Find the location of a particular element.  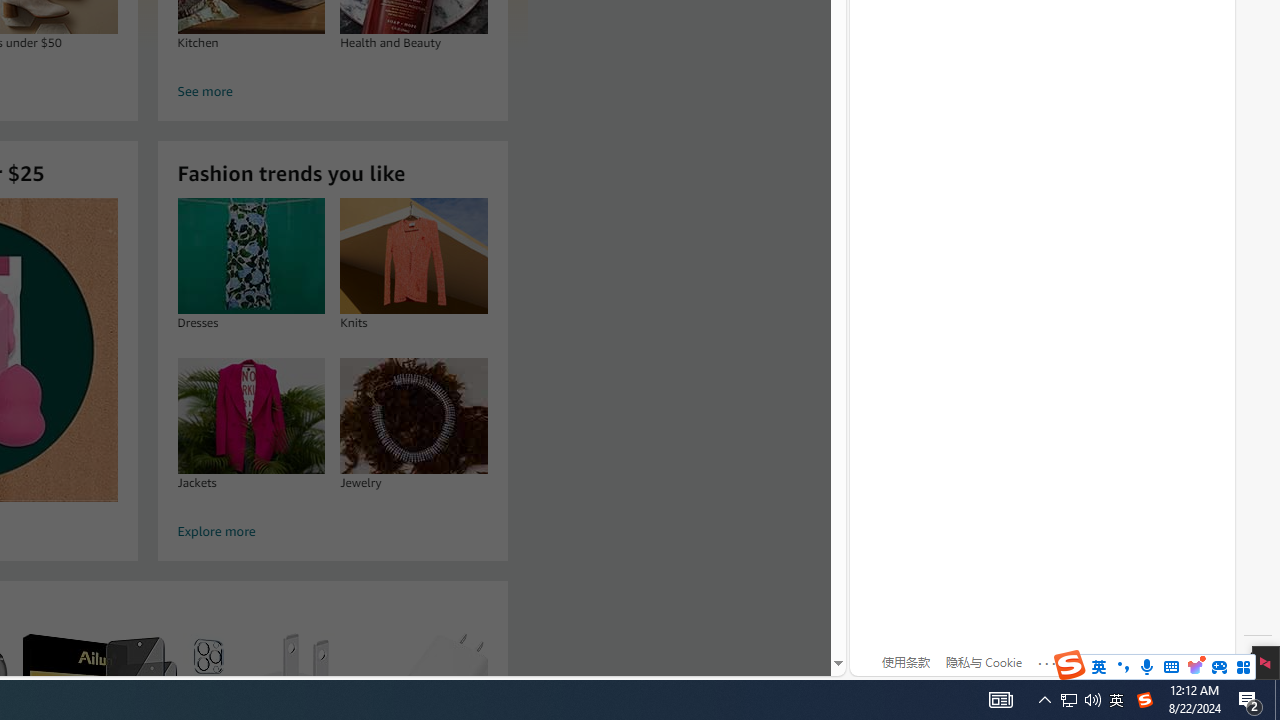

'Explore more' is located at coordinates (332, 531).